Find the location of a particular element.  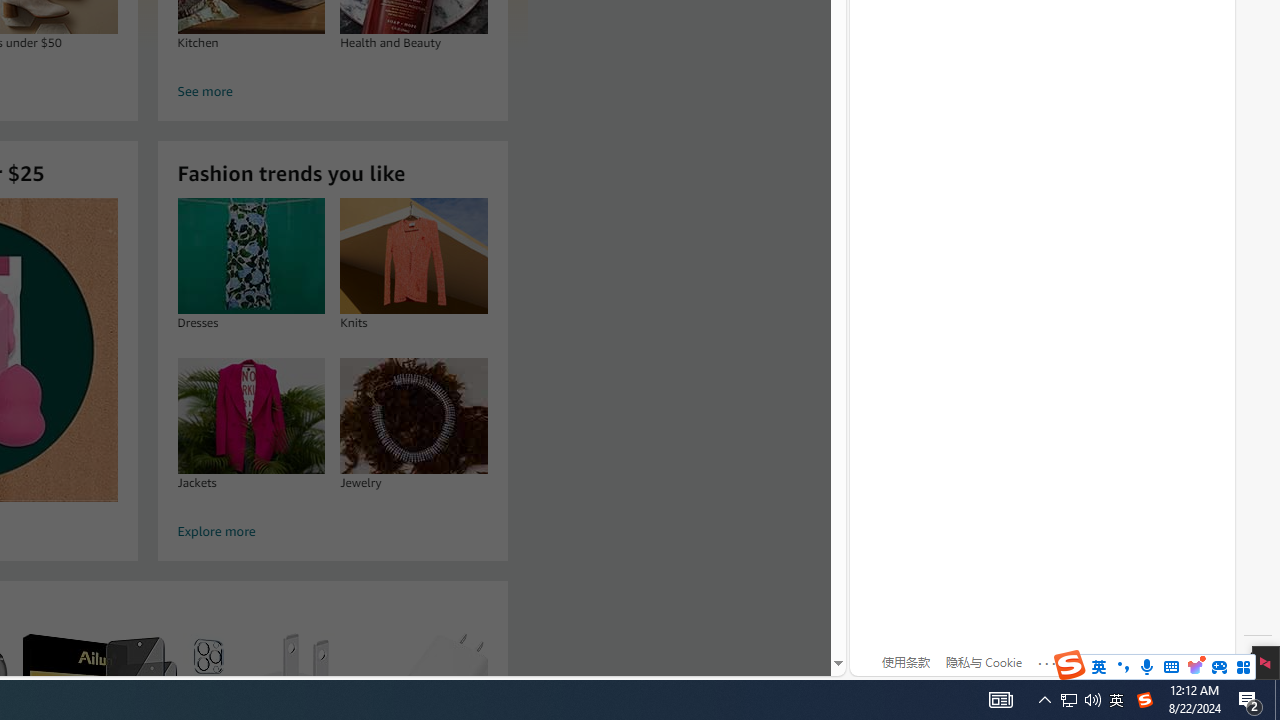

'Explore more' is located at coordinates (332, 531).